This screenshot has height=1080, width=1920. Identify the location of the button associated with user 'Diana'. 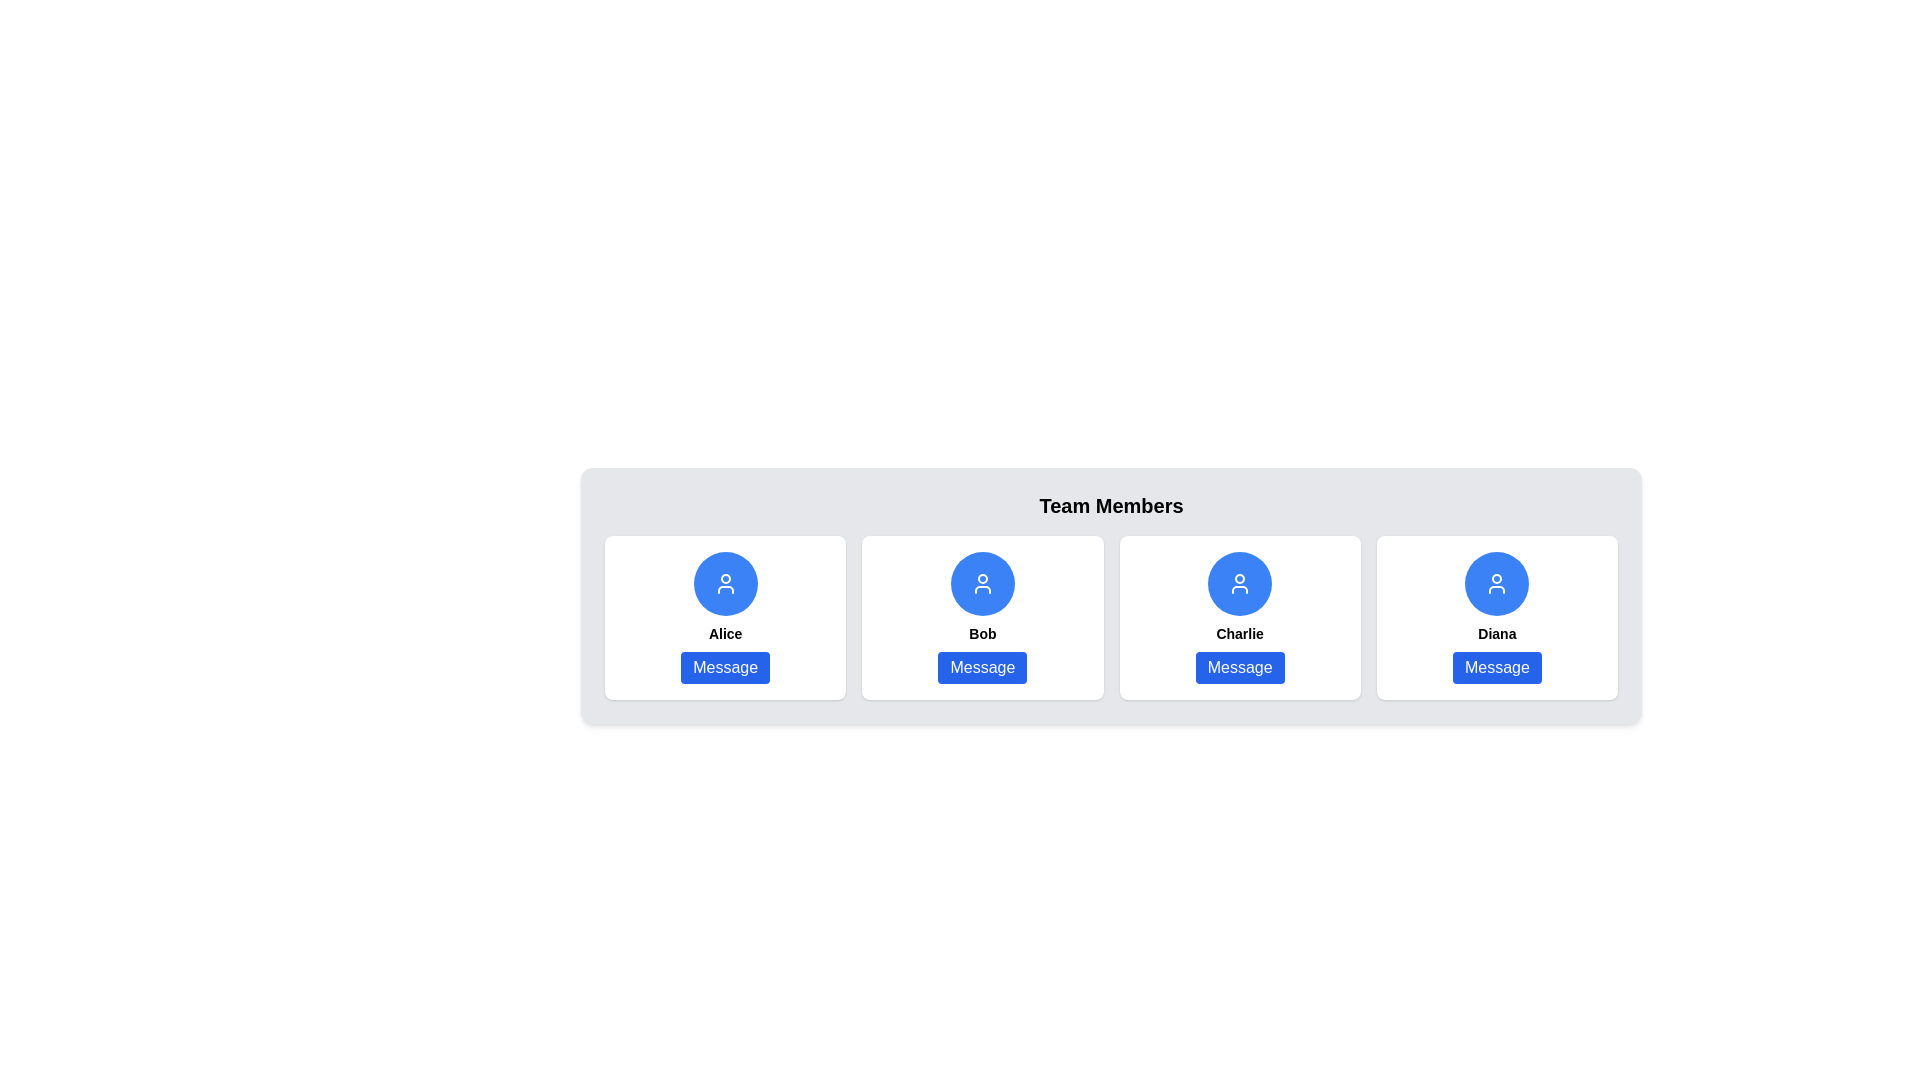
(1497, 667).